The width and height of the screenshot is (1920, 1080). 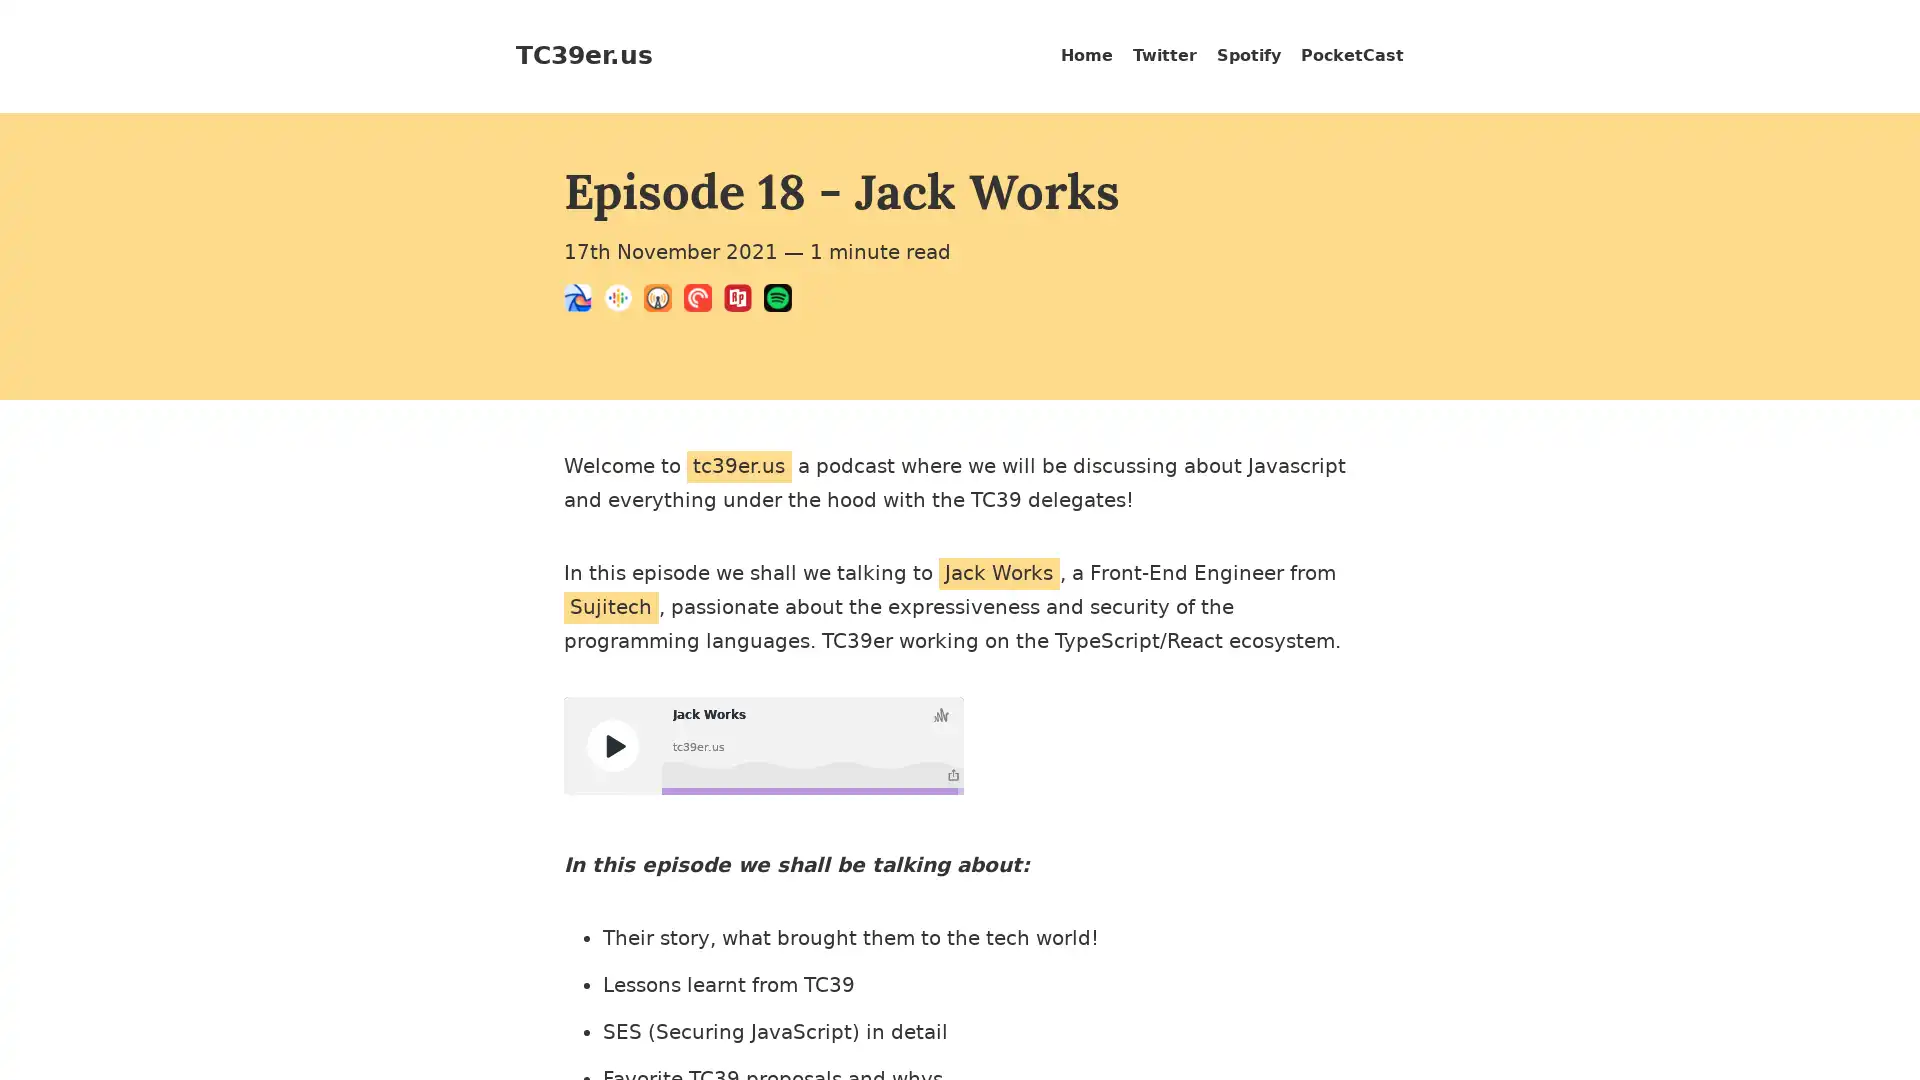 What do you see at coordinates (663, 301) in the screenshot?
I see `Overcast Logo` at bounding box center [663, 301].